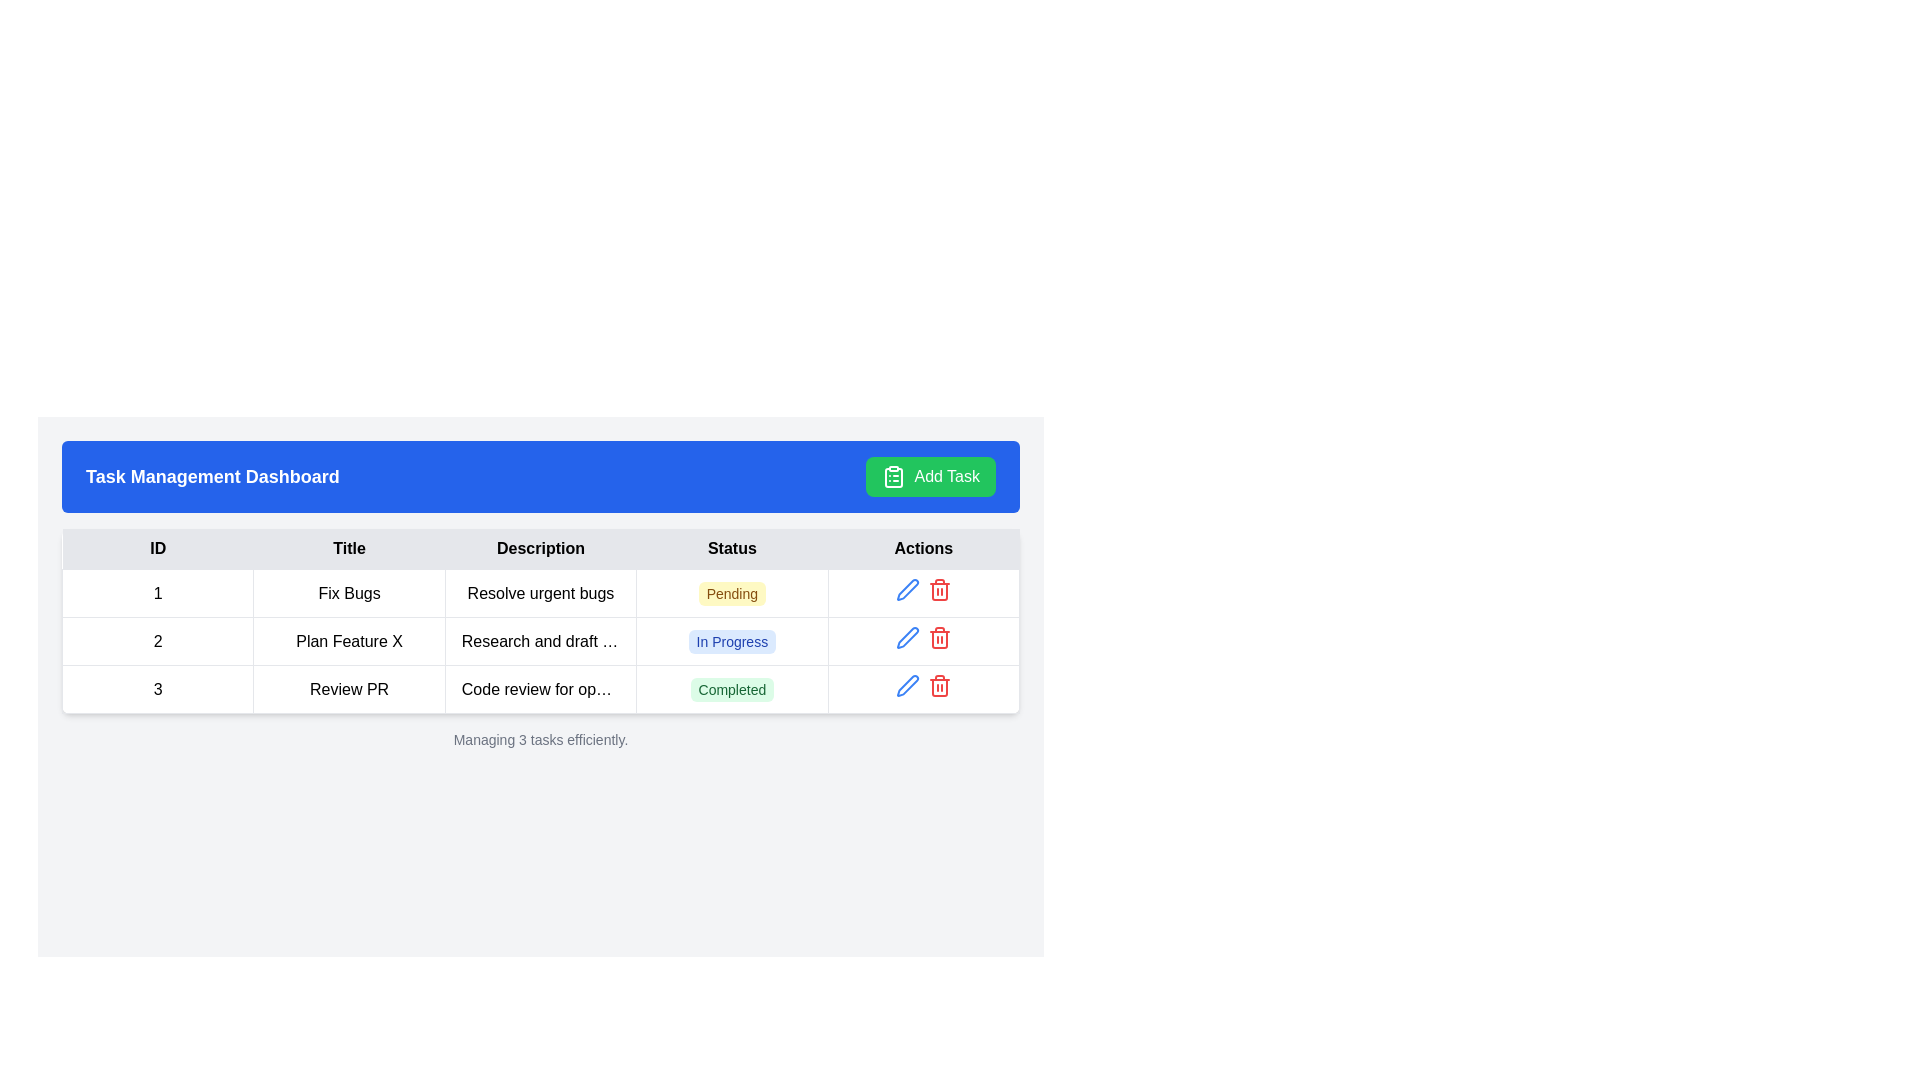 This screenshot has width=1920, height=1080. What do you see at coordinates (906, 685) in the screenshot?
I see `the blue pen icon in the 'Actions' column of the second row of the table` at bounding box center [906, 685].